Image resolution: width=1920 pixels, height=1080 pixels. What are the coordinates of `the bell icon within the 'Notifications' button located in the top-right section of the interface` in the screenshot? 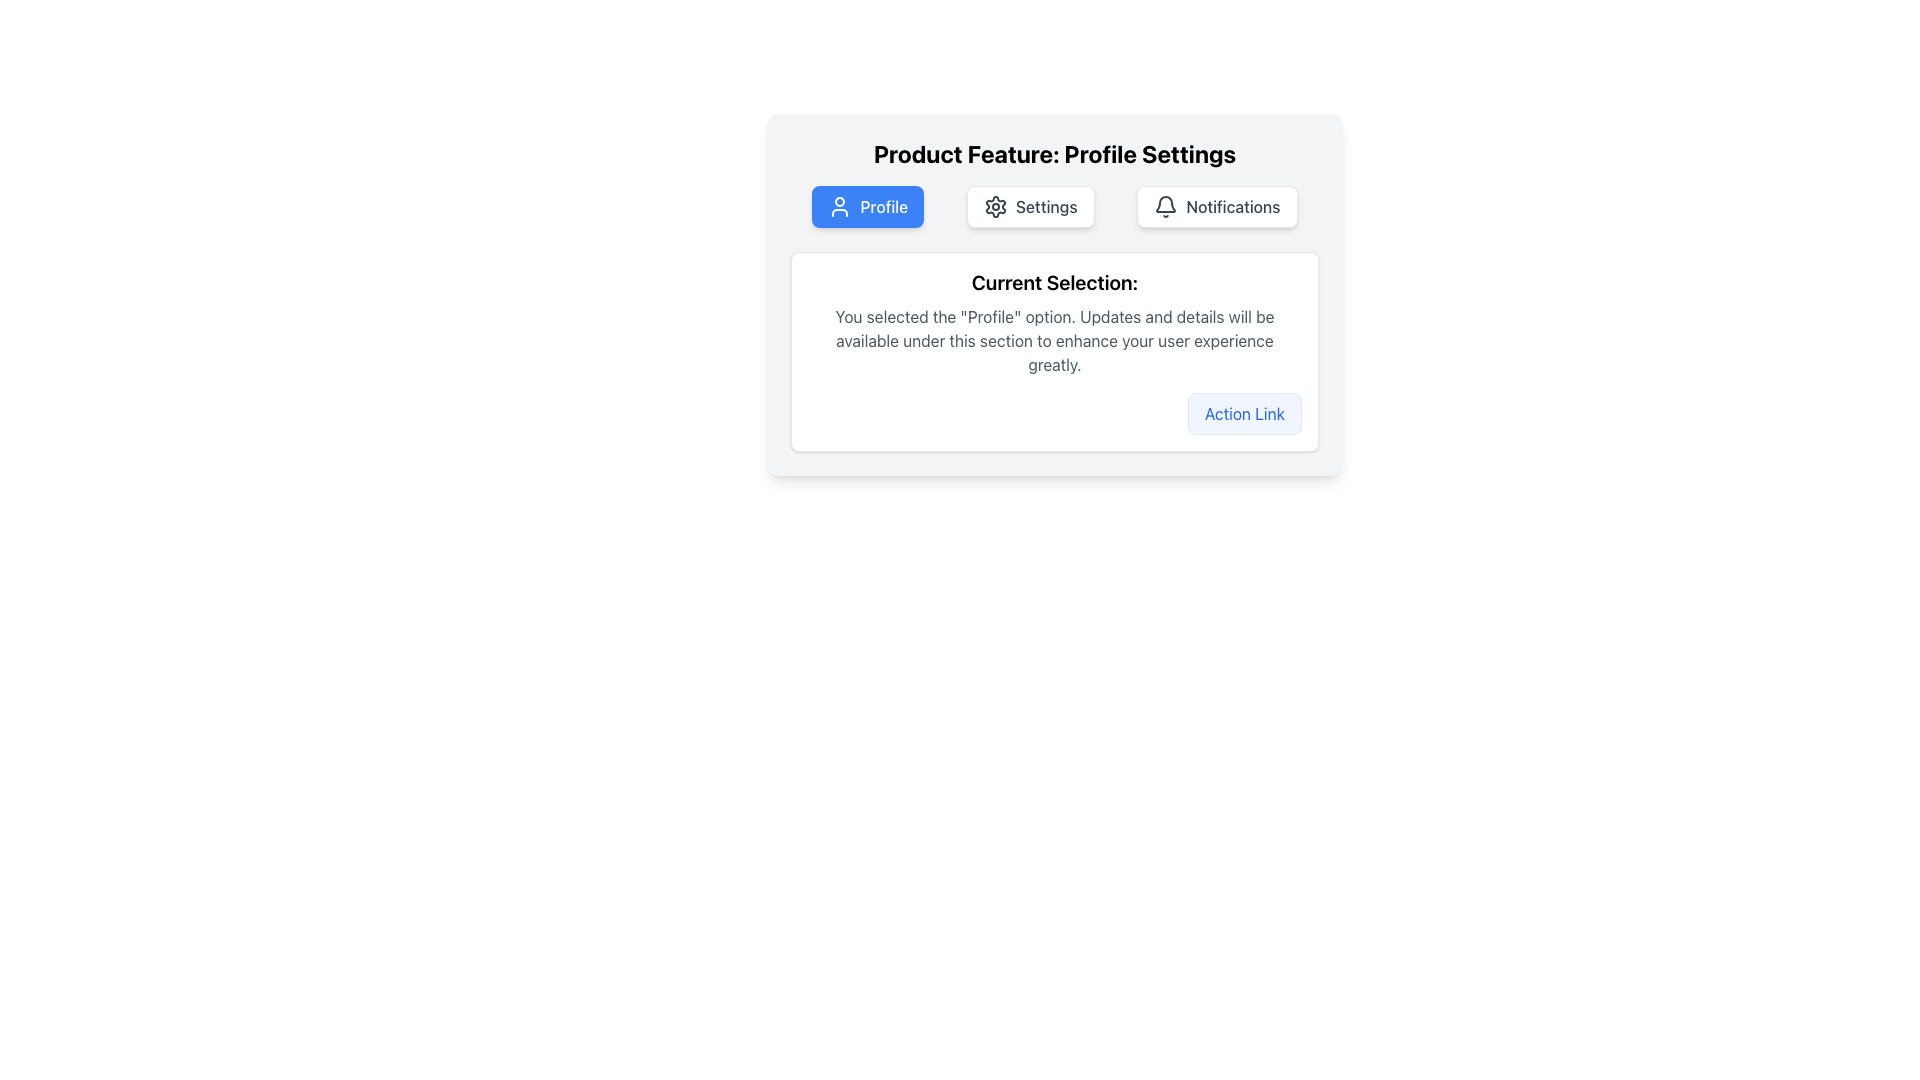 It's located at (1166, 204).